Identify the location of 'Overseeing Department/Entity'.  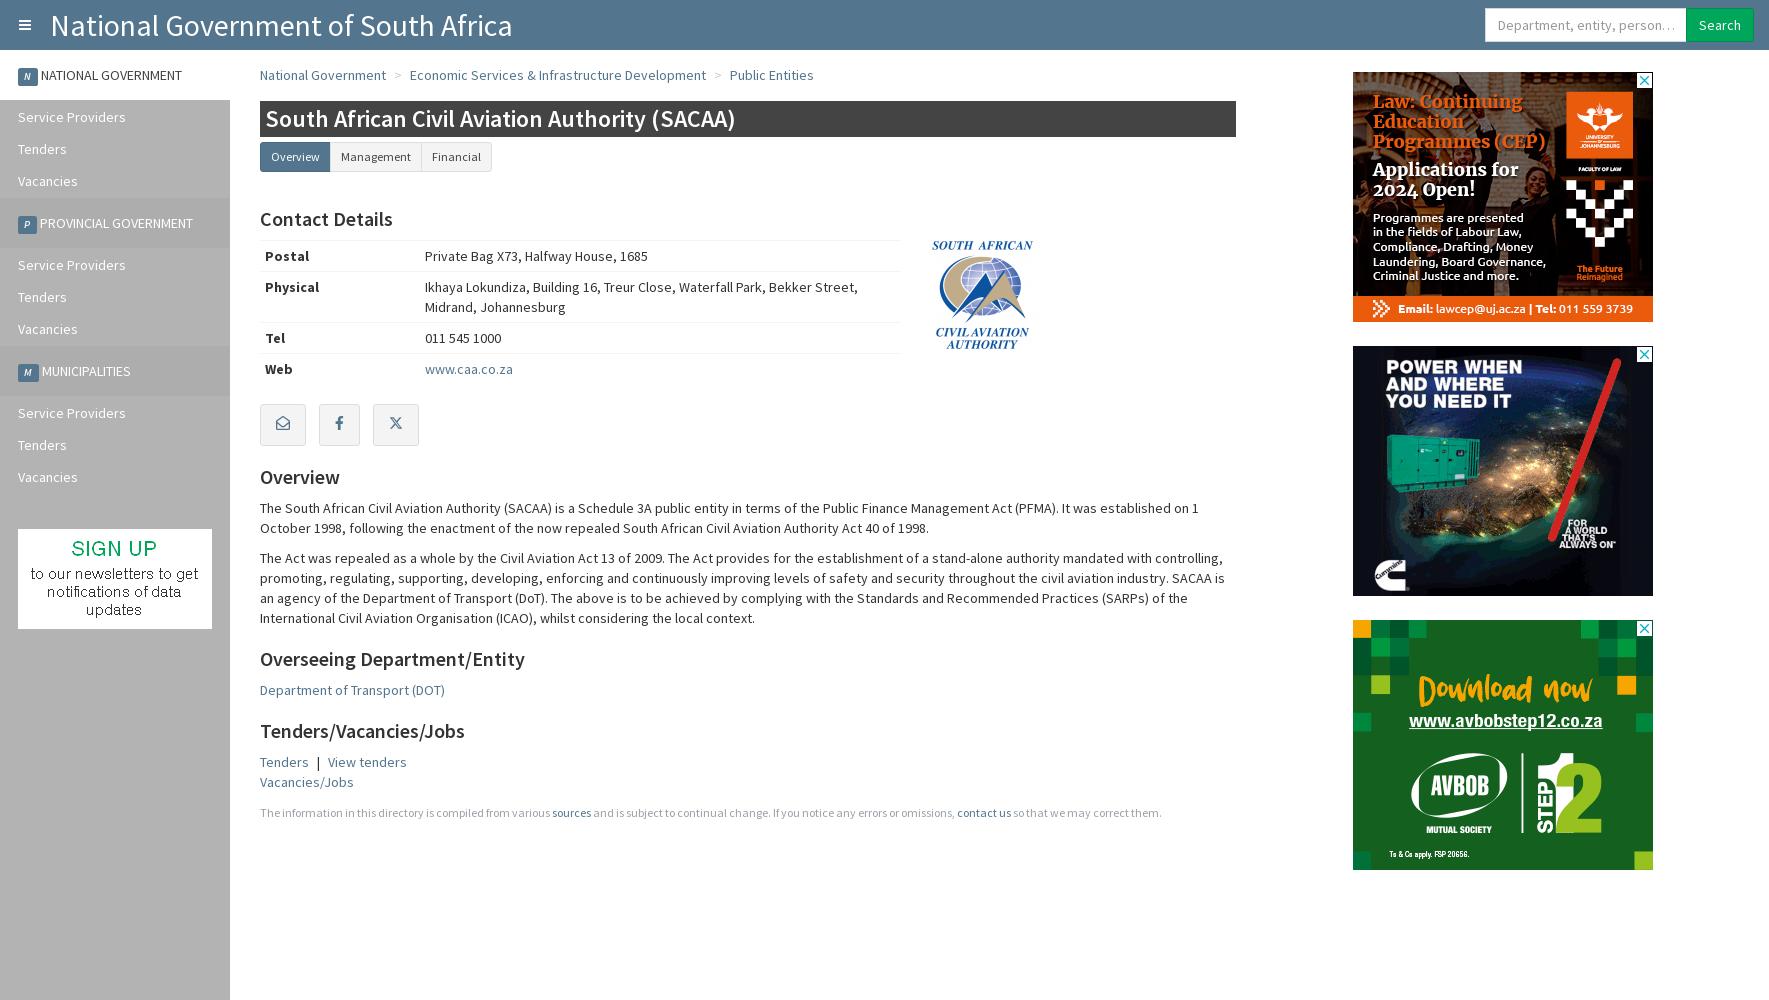
(260, 658).